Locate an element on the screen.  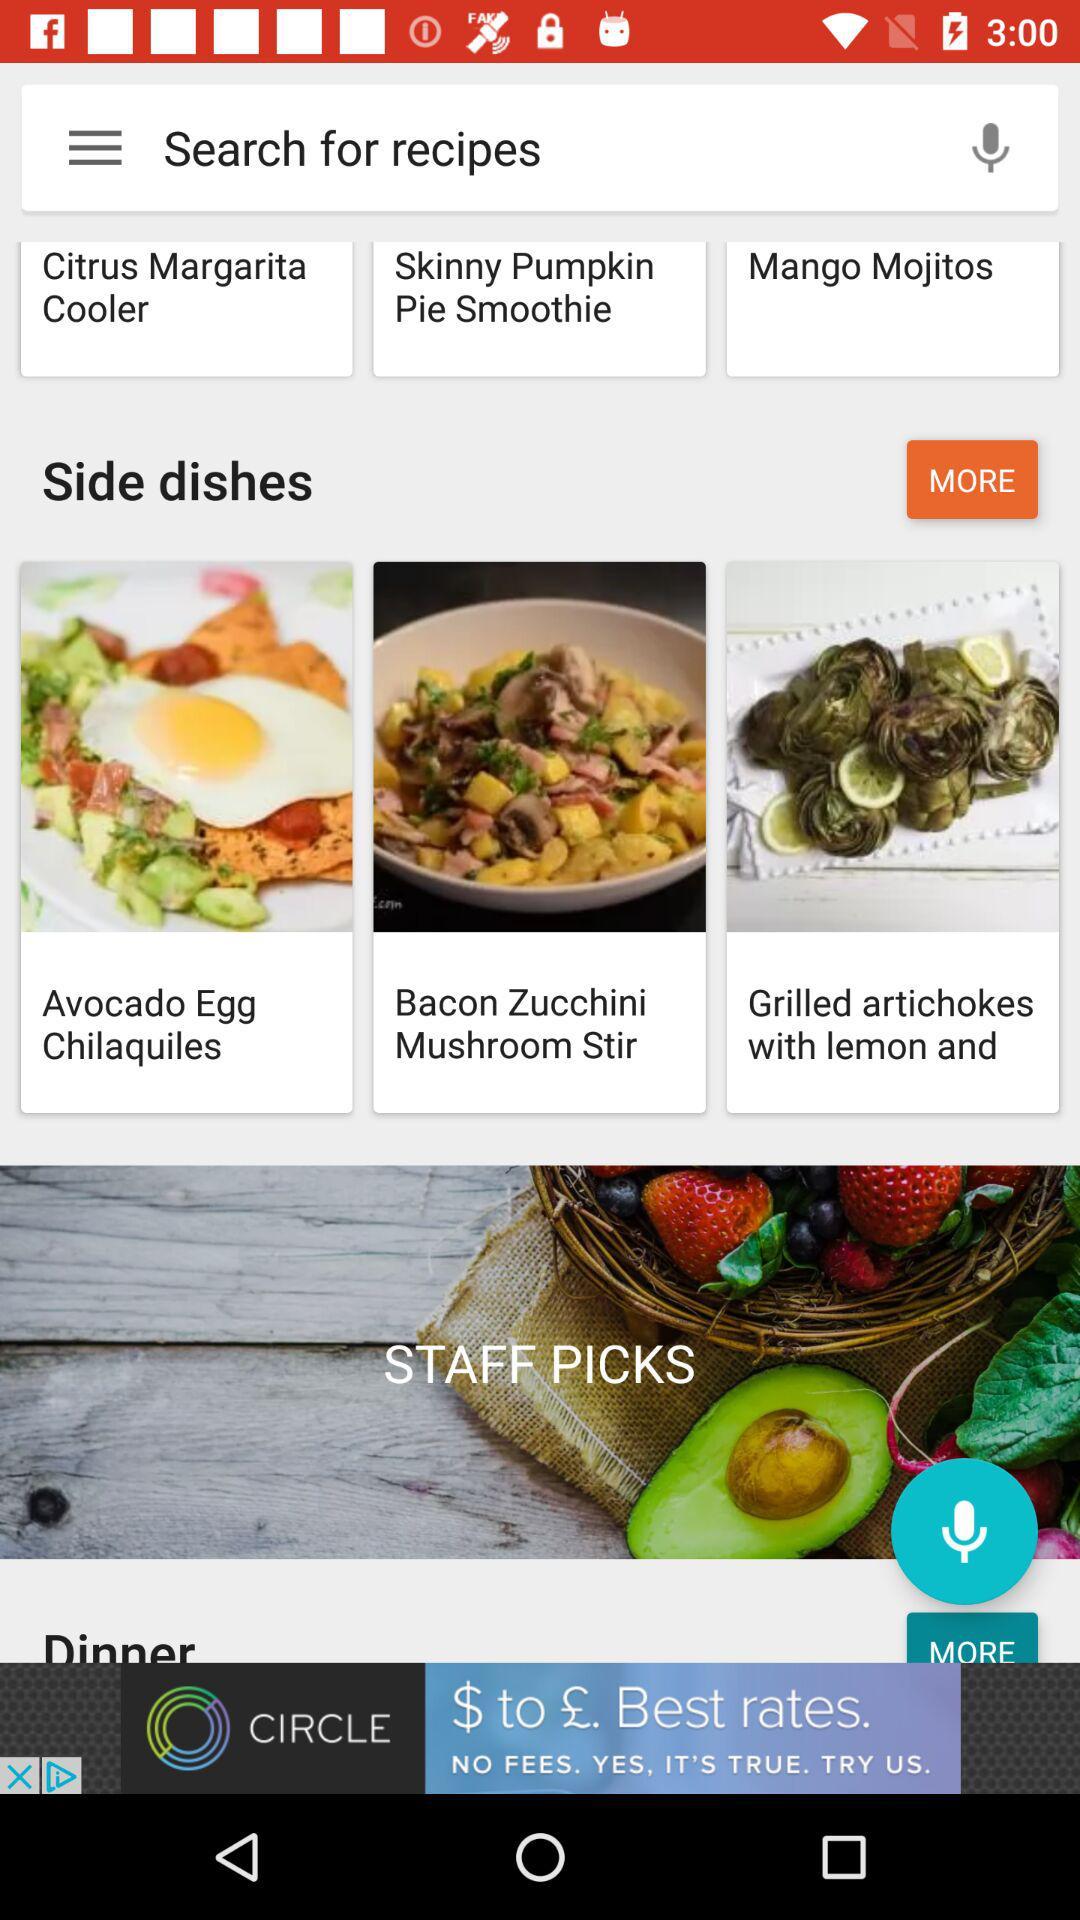
the microphone icon is located at coordinates (963, 1530).